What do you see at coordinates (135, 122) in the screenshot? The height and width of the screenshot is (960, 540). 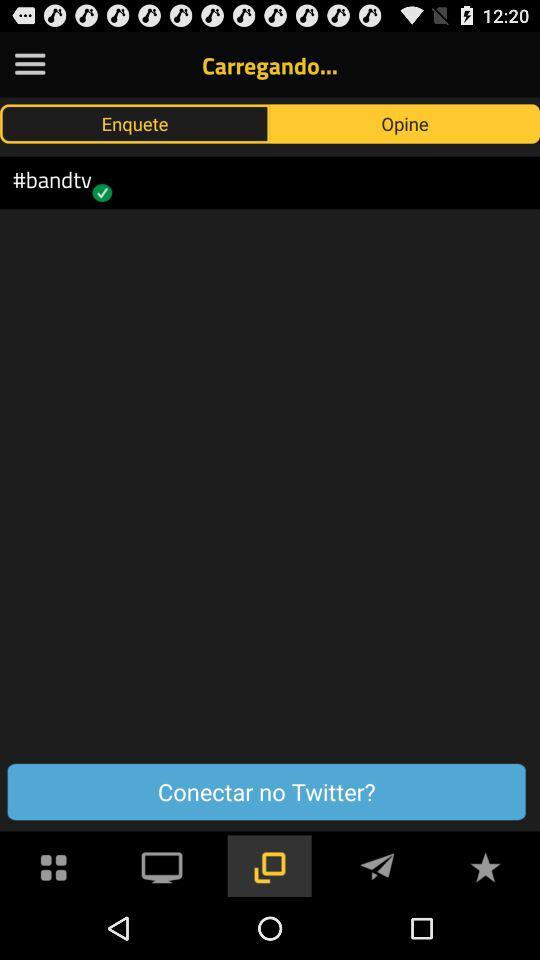 I see `the icon to the left of opine` at bounding box center [135, 122].